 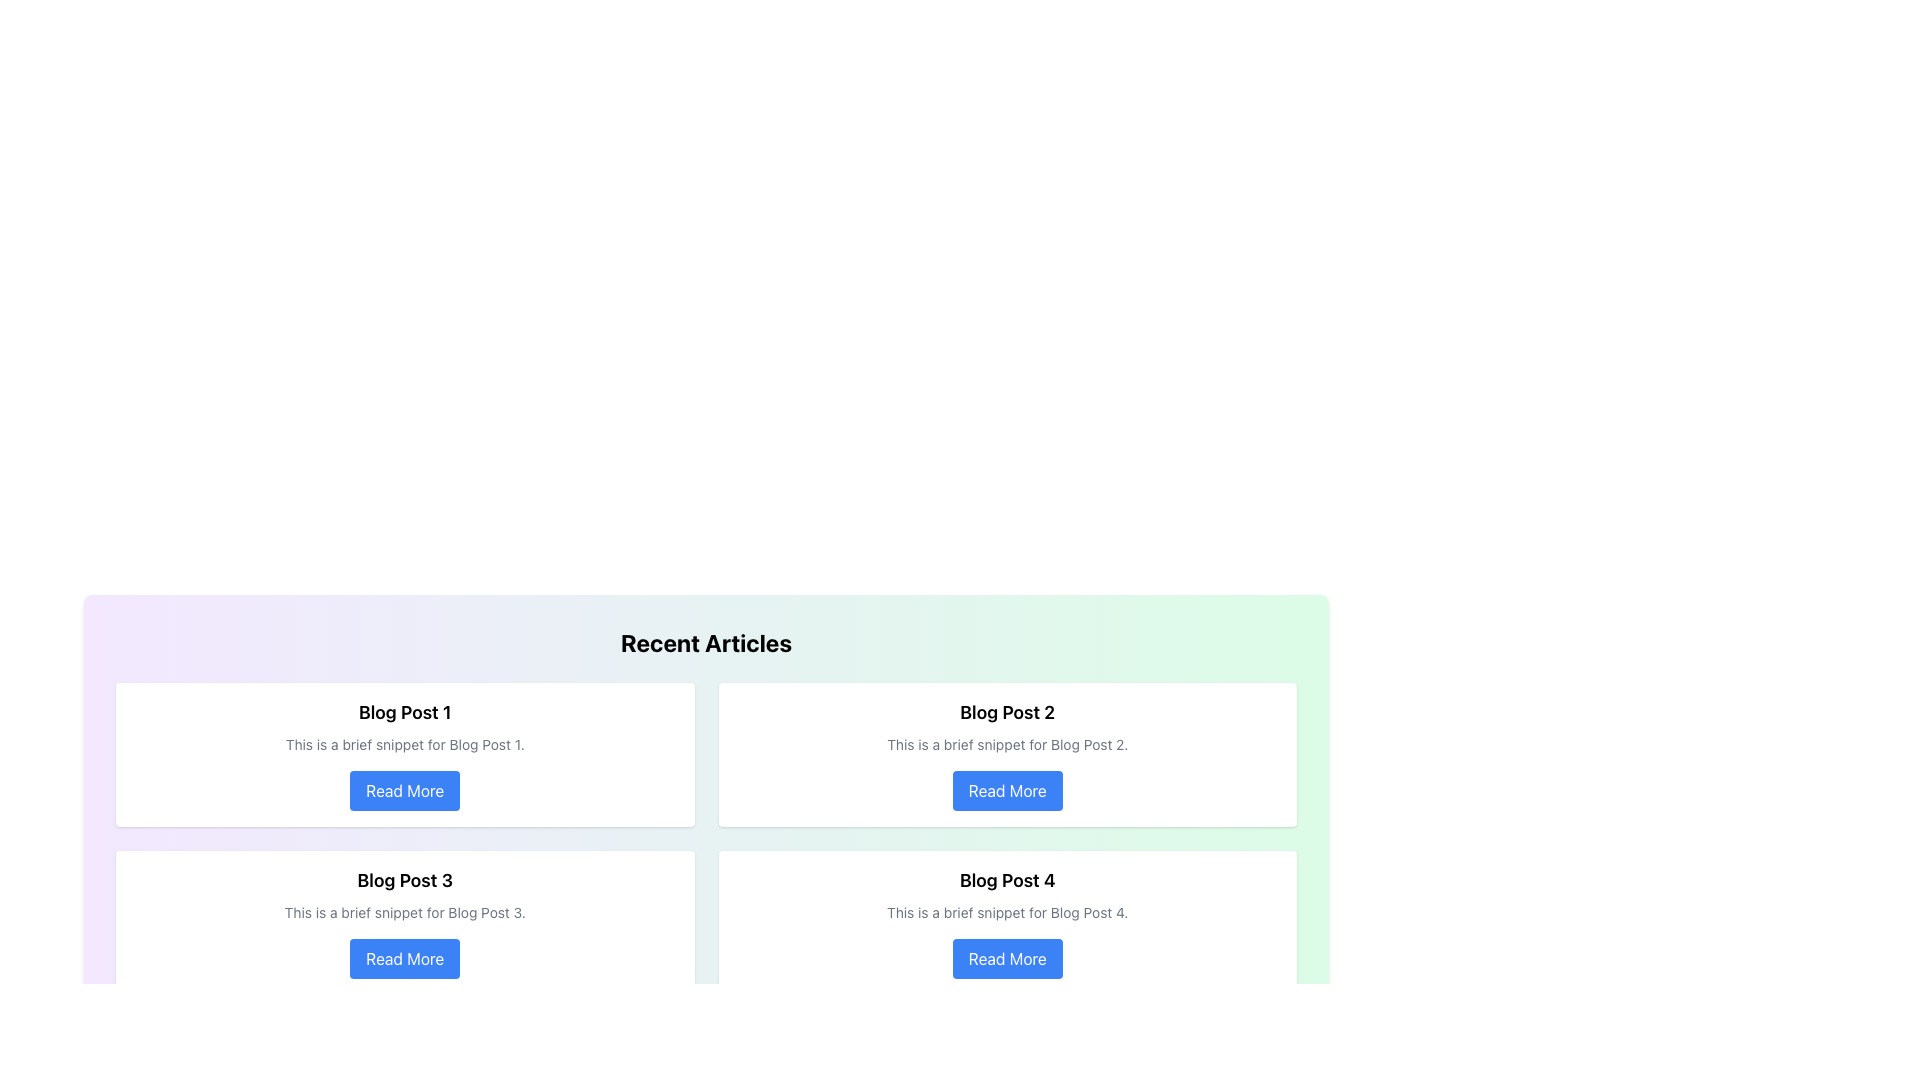 What do you see at coordinates (404, 744) in the screenshot?
I see `text 'This is a brief snippet for Blog Post 1.' located in the middle of the Blog Post 1 card, styled in gray and positioned below the title and above the 'Read More' button` at bounding box center [404, 744].